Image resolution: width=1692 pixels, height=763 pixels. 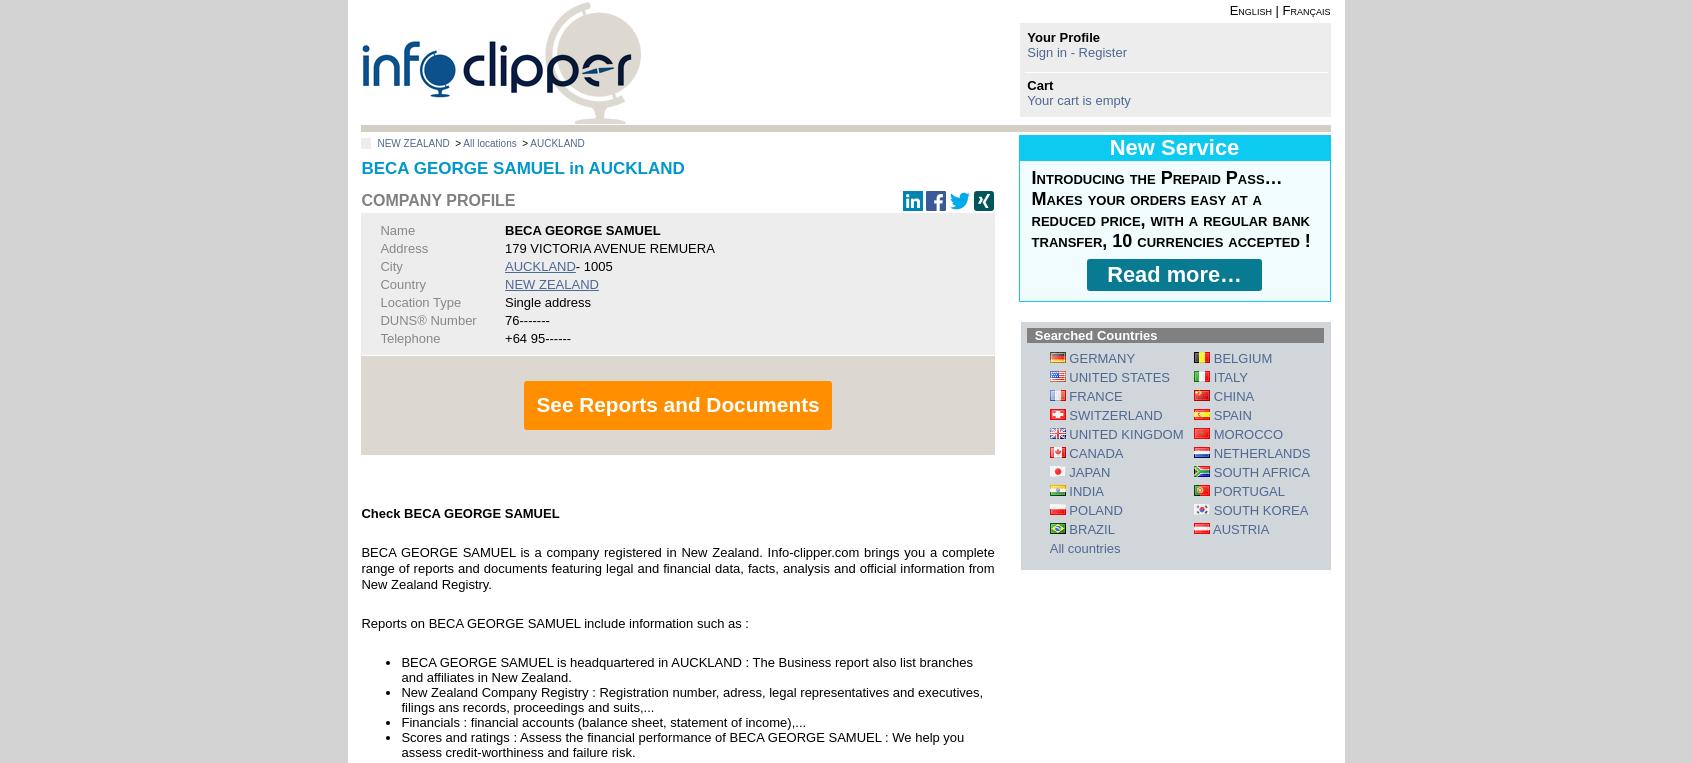 I want to click on 'New Zealand Company Registry : Registration number, adress, legal representatives and executives, filings ans records, proceedings and suits,...', so click(x=692, y=697).